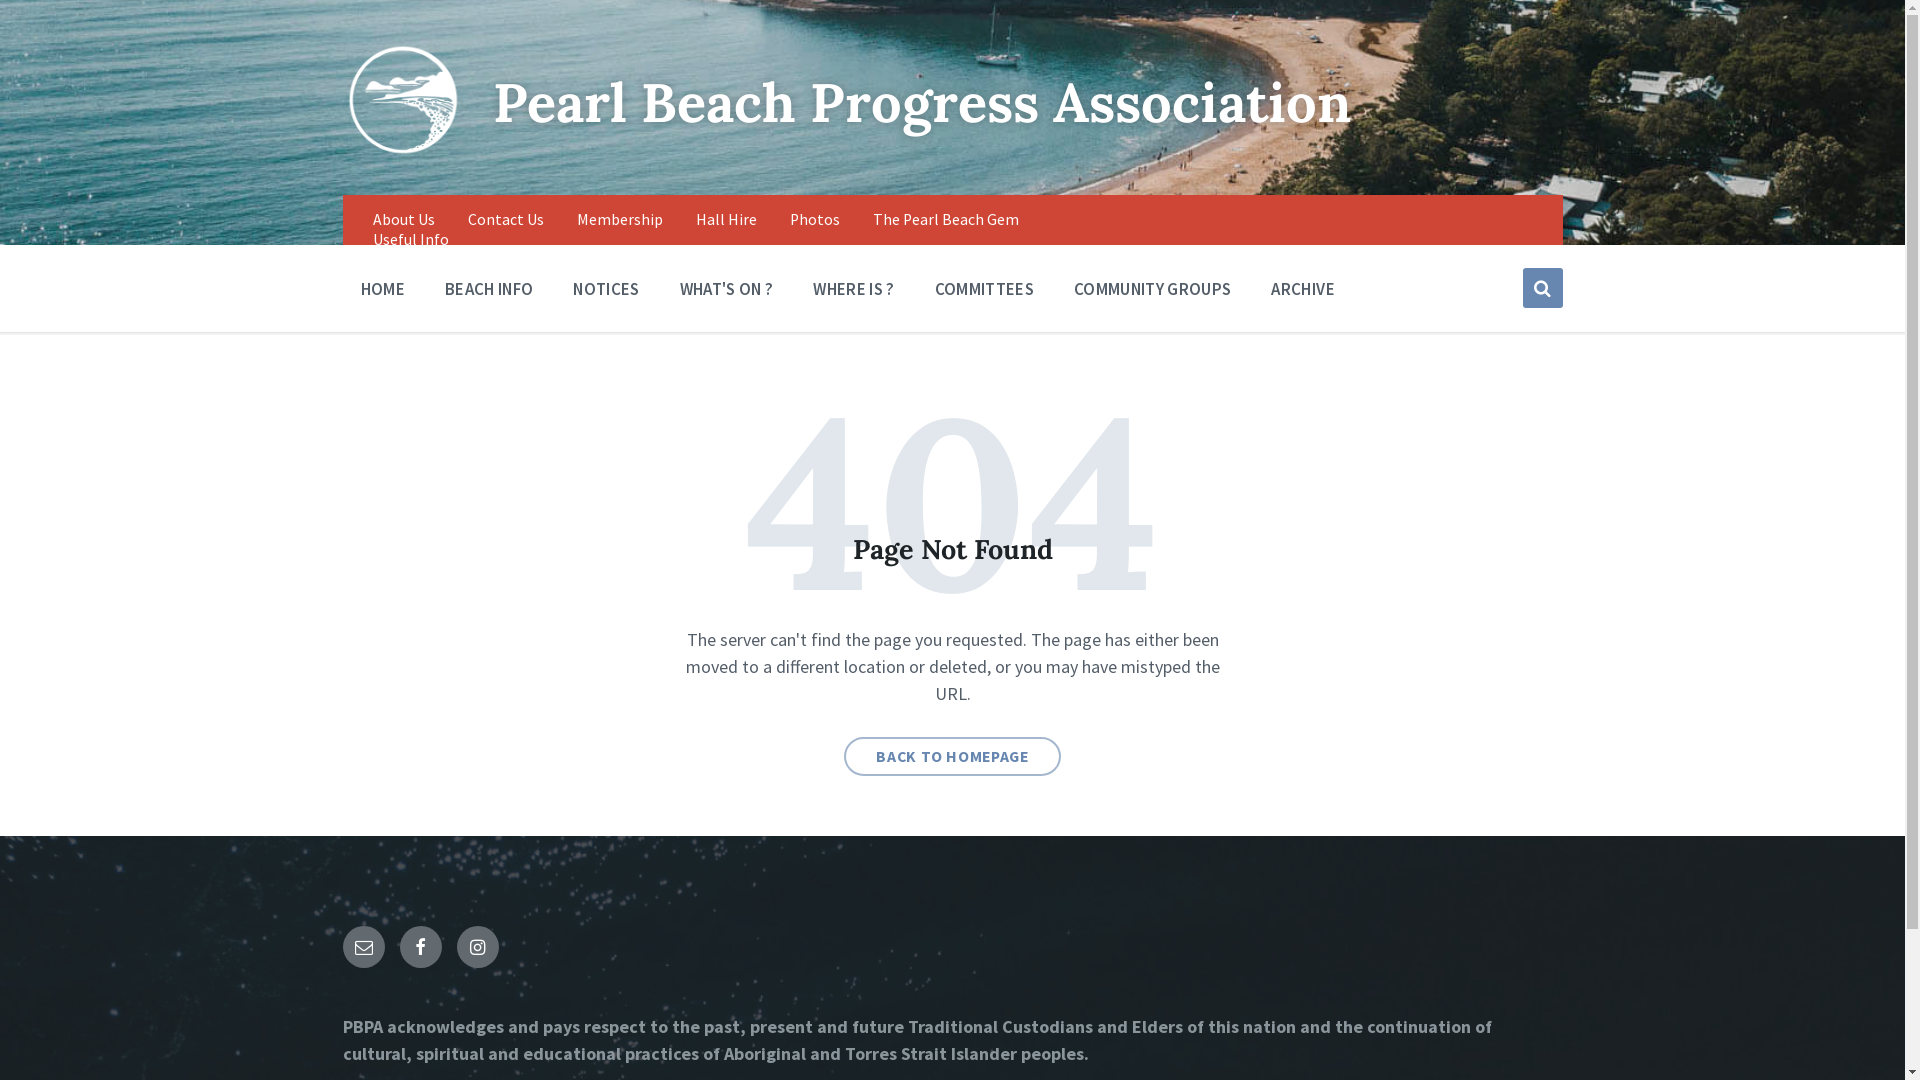 Image resolution: width=1920 pixels, height=1080 pixels. What do you see at coordinates (363, 946) in the screenshot?
I see `'Email'` at bounding box center [363, 946].